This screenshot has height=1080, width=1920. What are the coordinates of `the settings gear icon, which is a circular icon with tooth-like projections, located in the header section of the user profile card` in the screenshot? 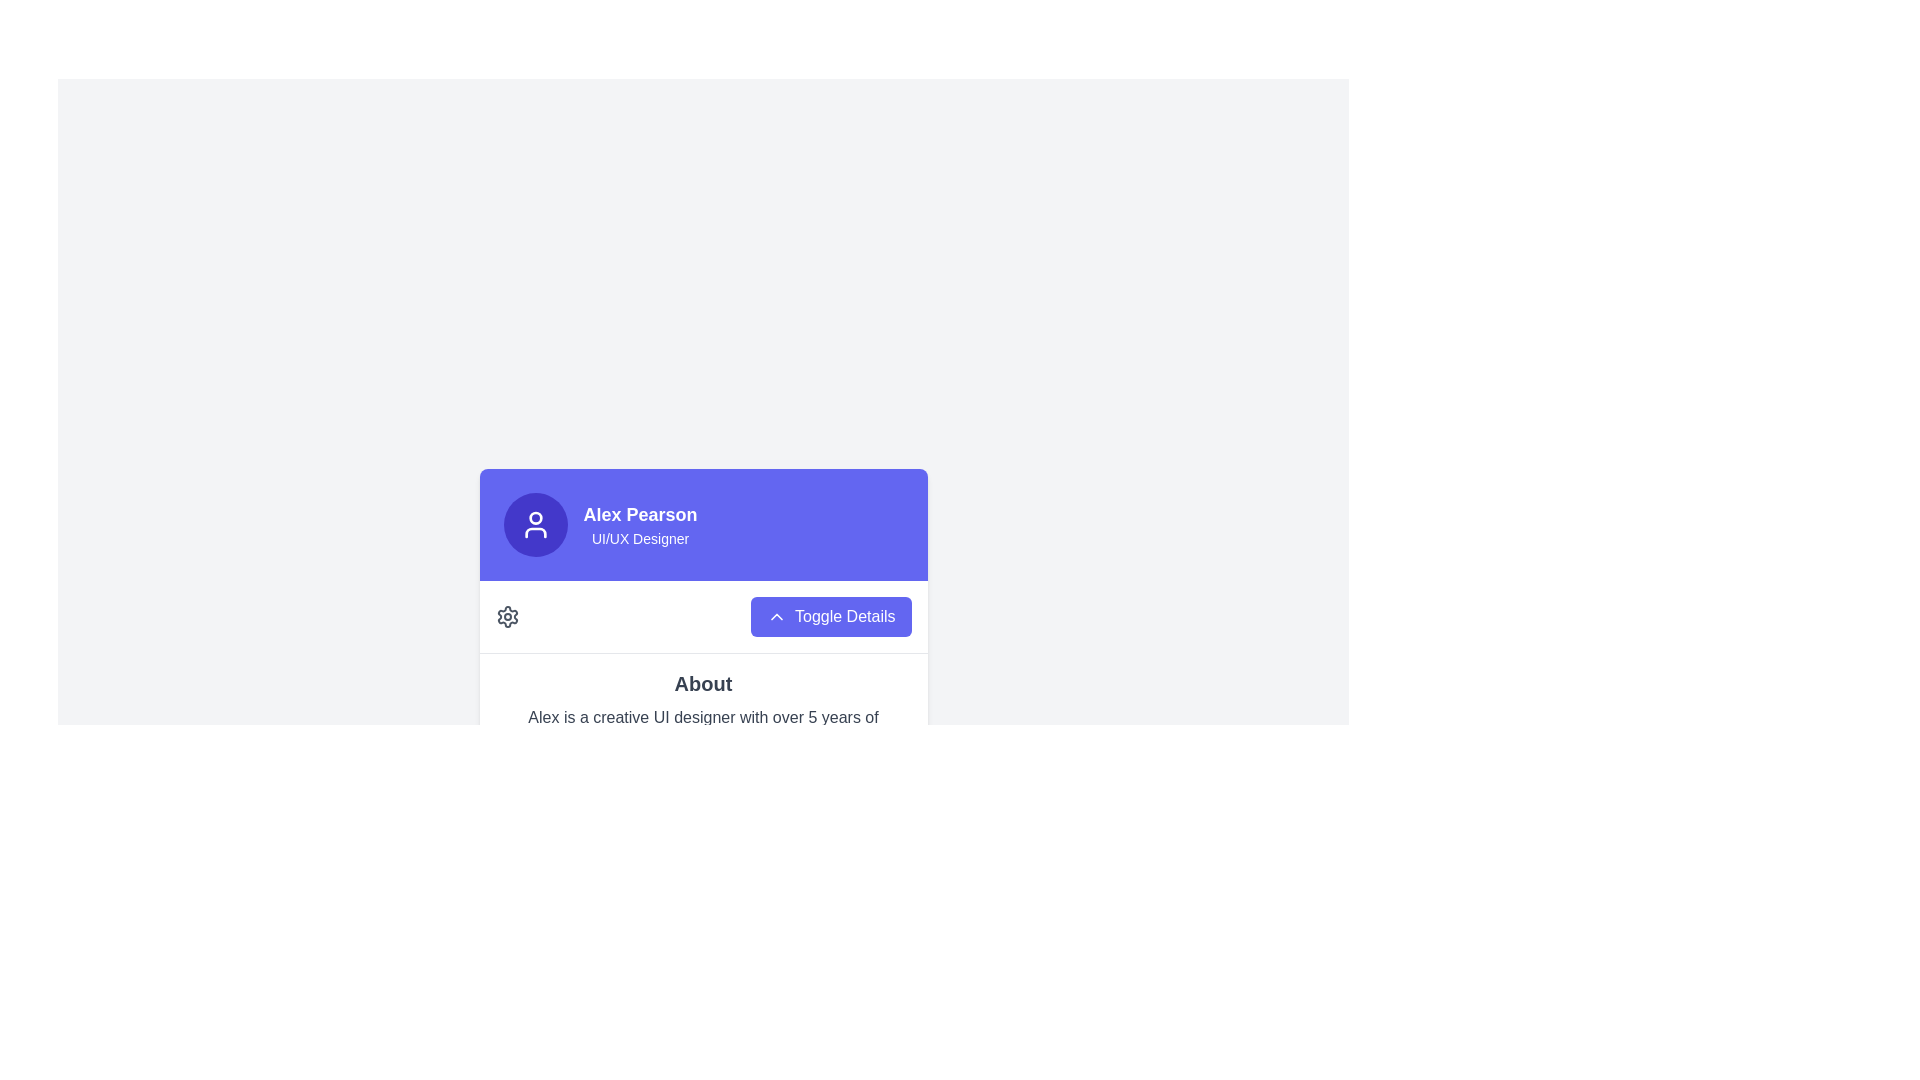 It's located at (507, 615).